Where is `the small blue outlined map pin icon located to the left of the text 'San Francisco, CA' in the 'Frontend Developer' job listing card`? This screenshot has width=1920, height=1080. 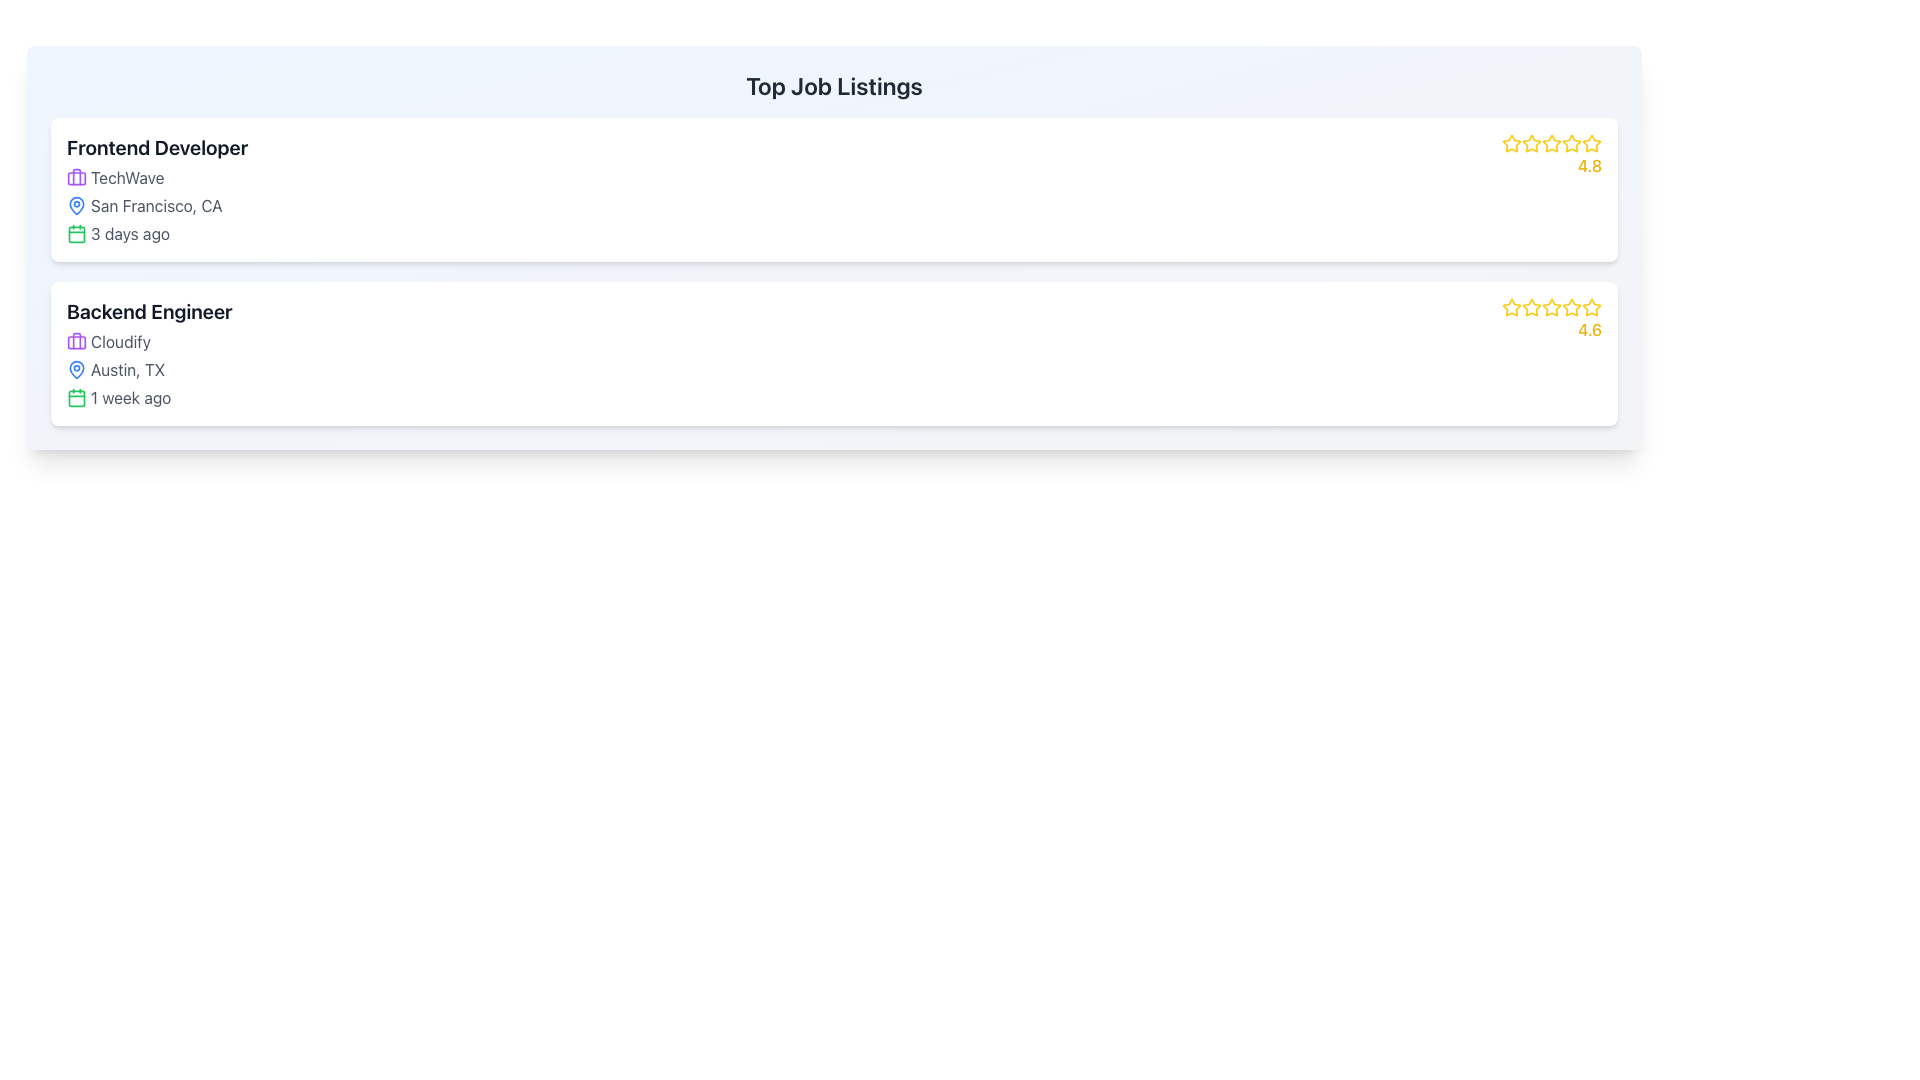
the small blue outlined map pin icon located to the left of the text 'San Francisco, CA' in the 'Frontend Developer' job listing card is located at coordinates (76, 205).